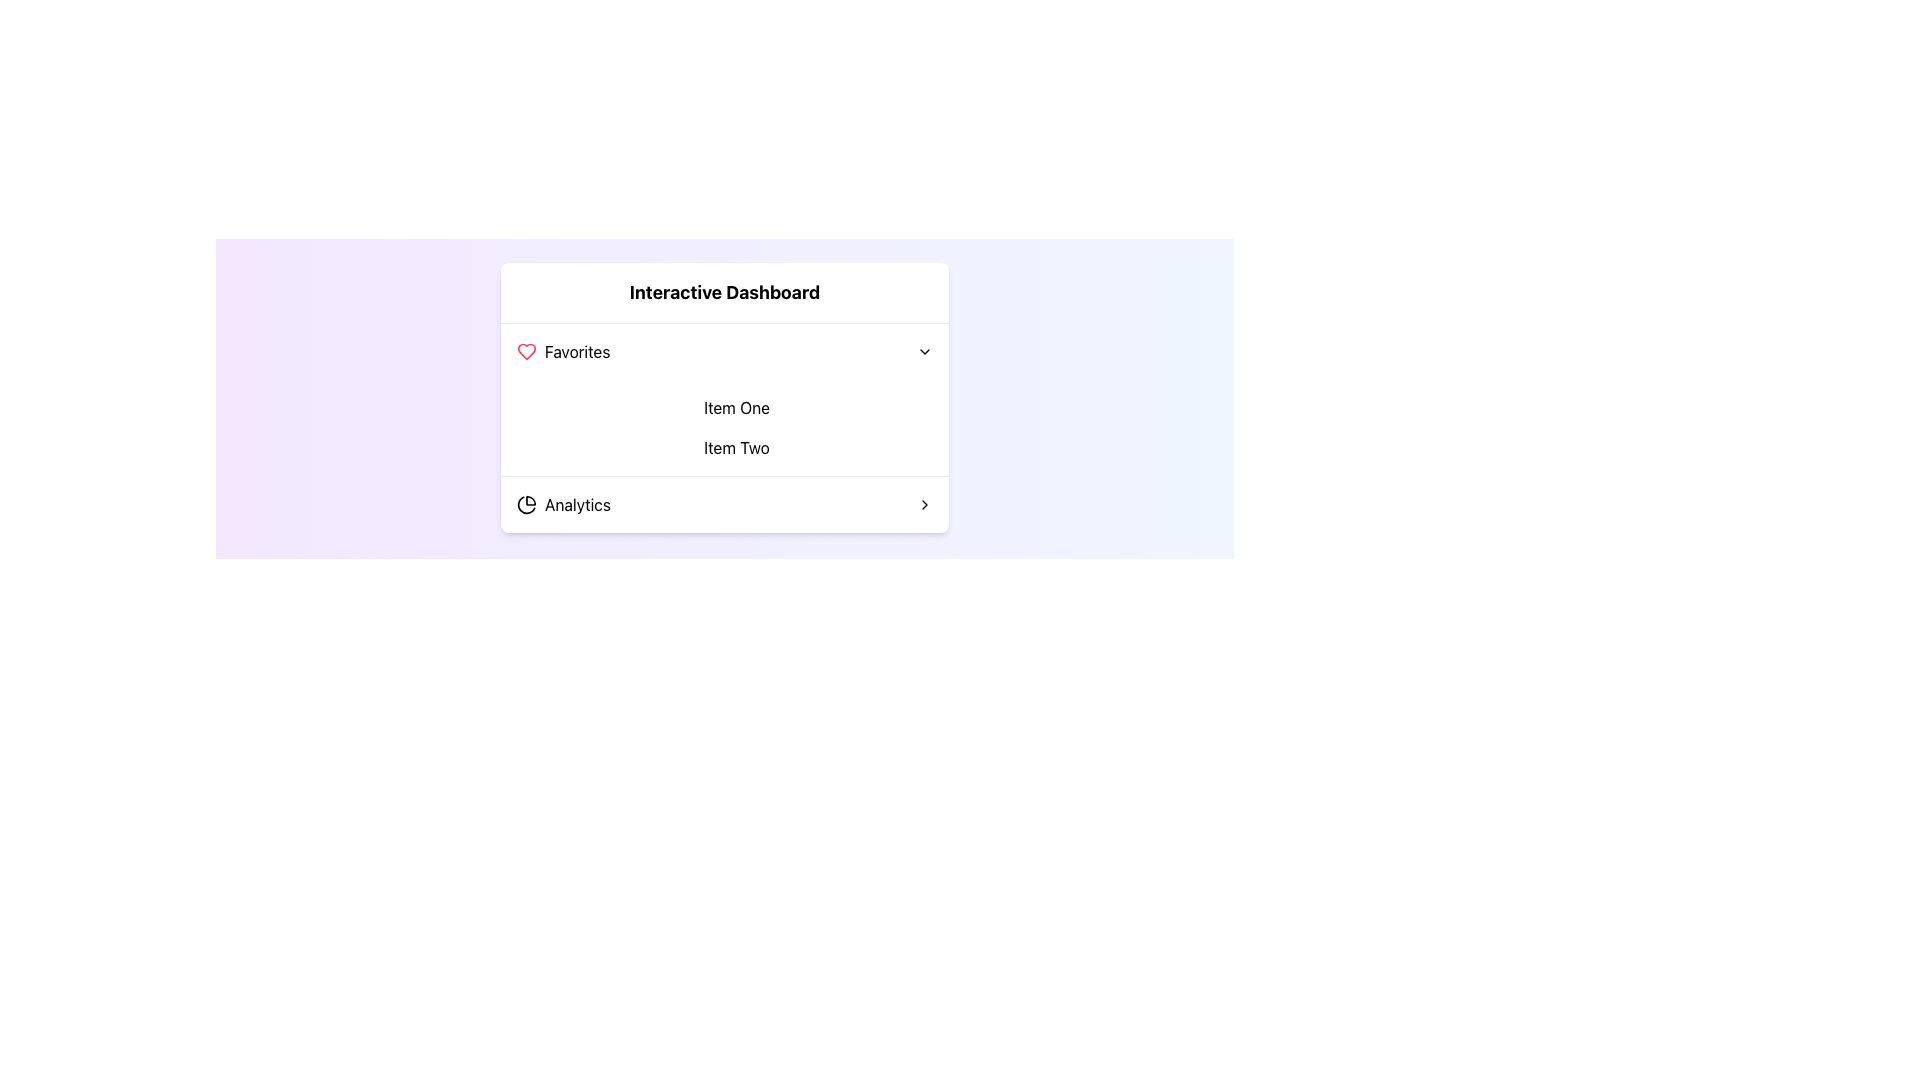  Describe the element at coordinates (723, 504) in the screenshot. I see `the 'Analytics' button, which is the last item` at that location.